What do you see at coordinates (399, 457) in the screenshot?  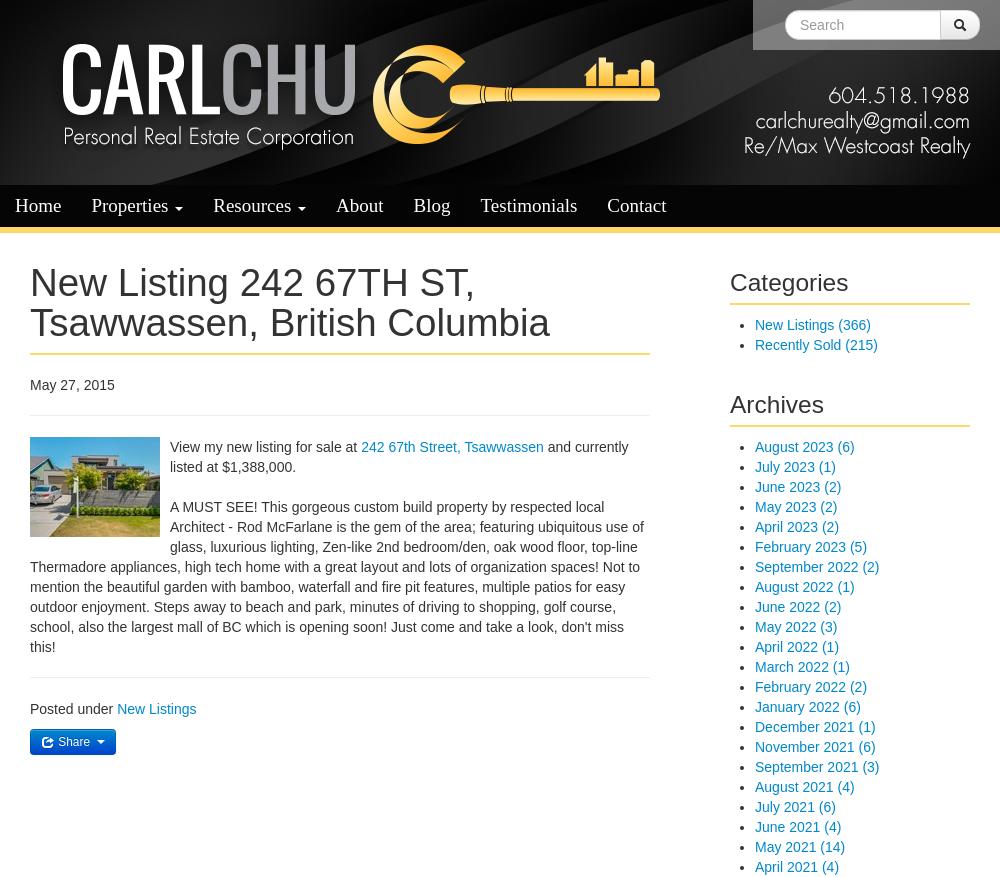 I see `'and currently listed at $1,388,000.'` at bounding box center [399, 457].